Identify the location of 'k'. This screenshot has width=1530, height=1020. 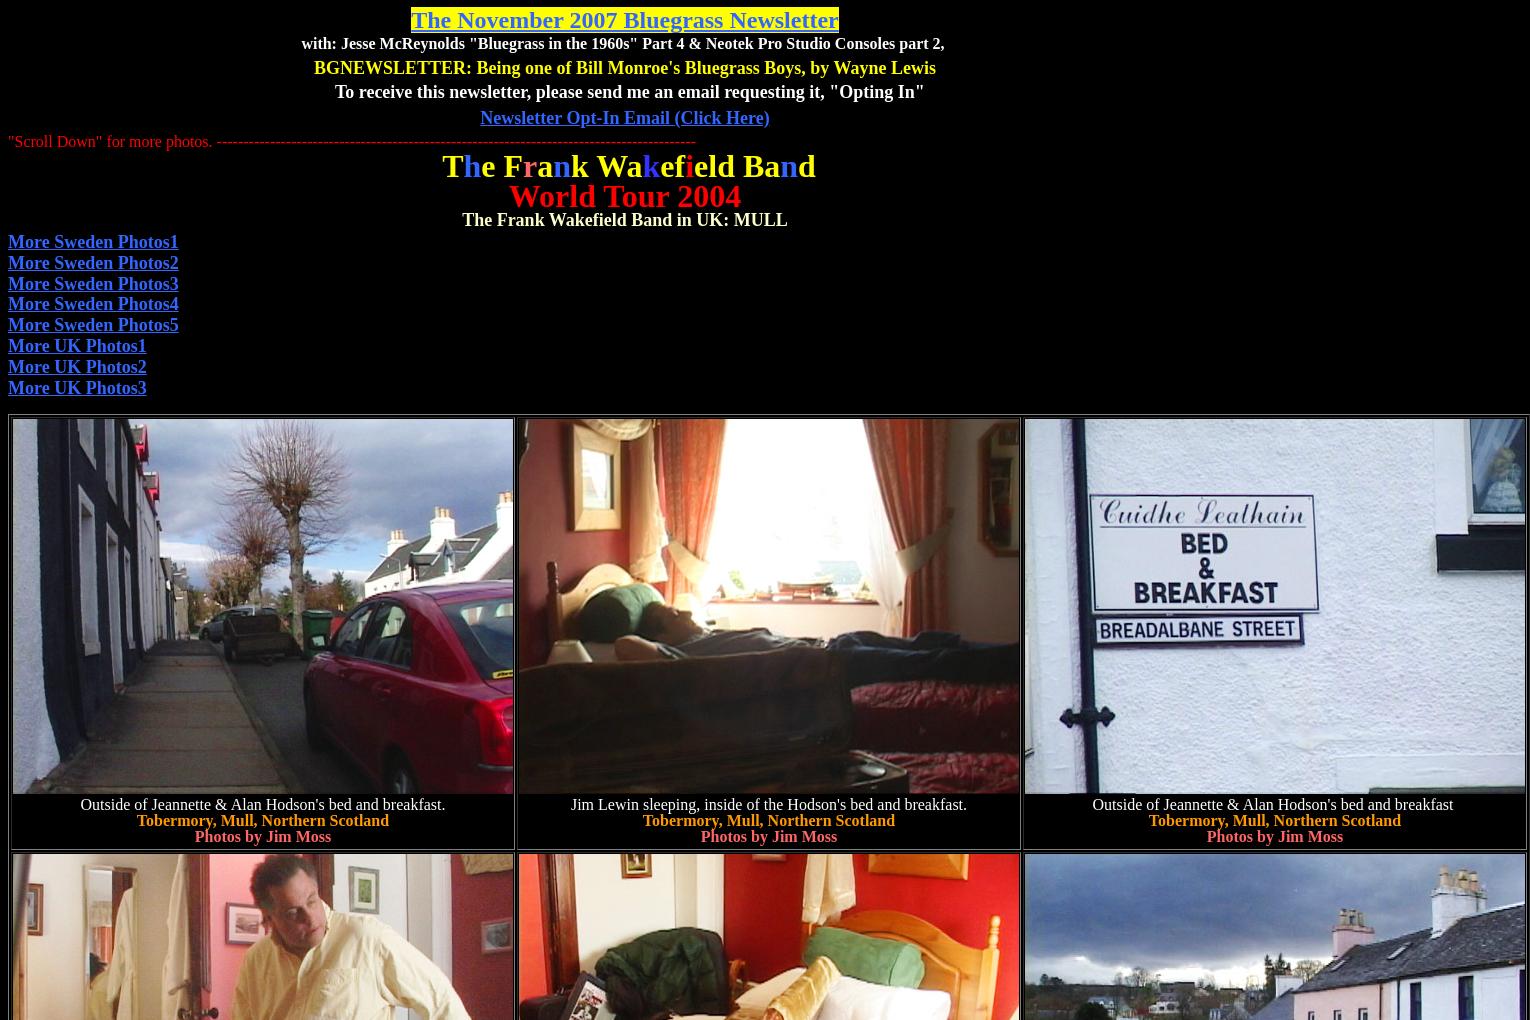
(641, 165).